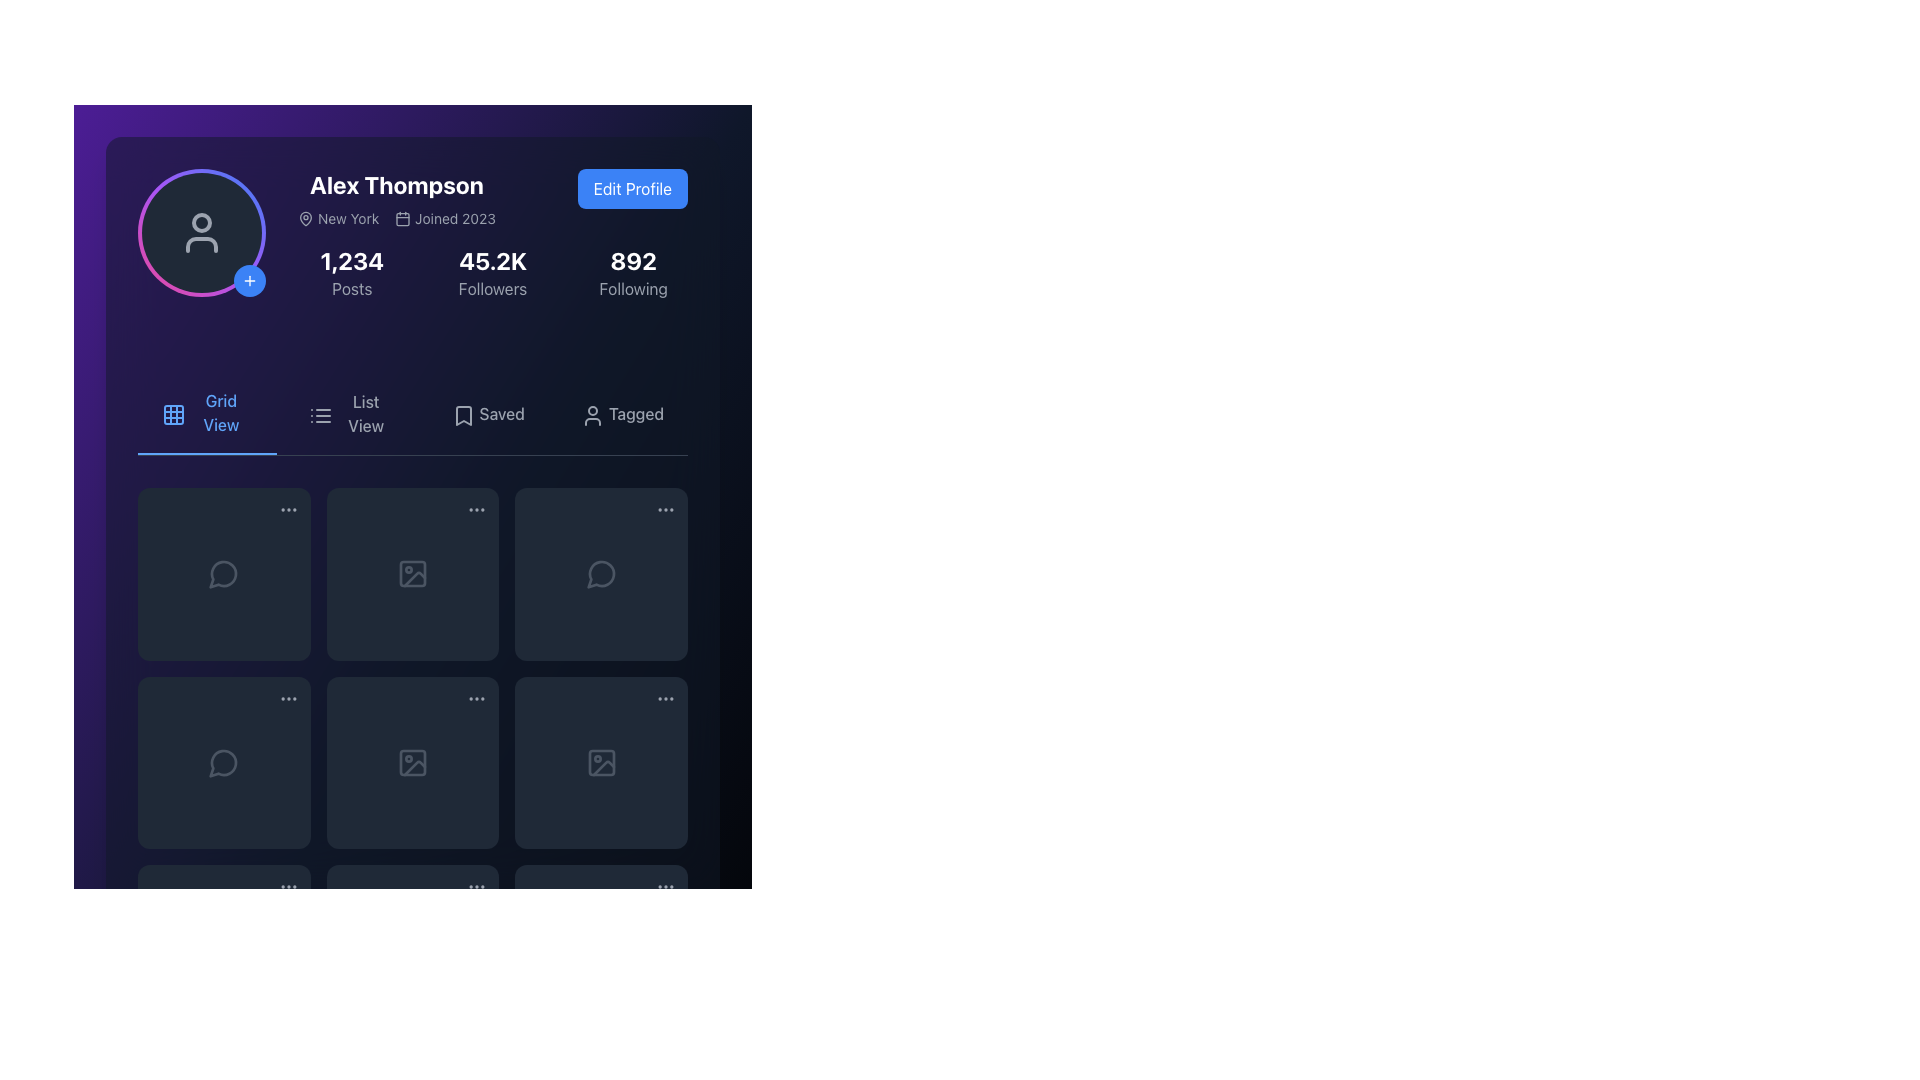 The height and width of the screenshot is (1080, 1920). Describe the element at coordinates (224, 574) in the screenshot. I see `the circular speech bubble icon in the top-left cell of the grid` at that location.